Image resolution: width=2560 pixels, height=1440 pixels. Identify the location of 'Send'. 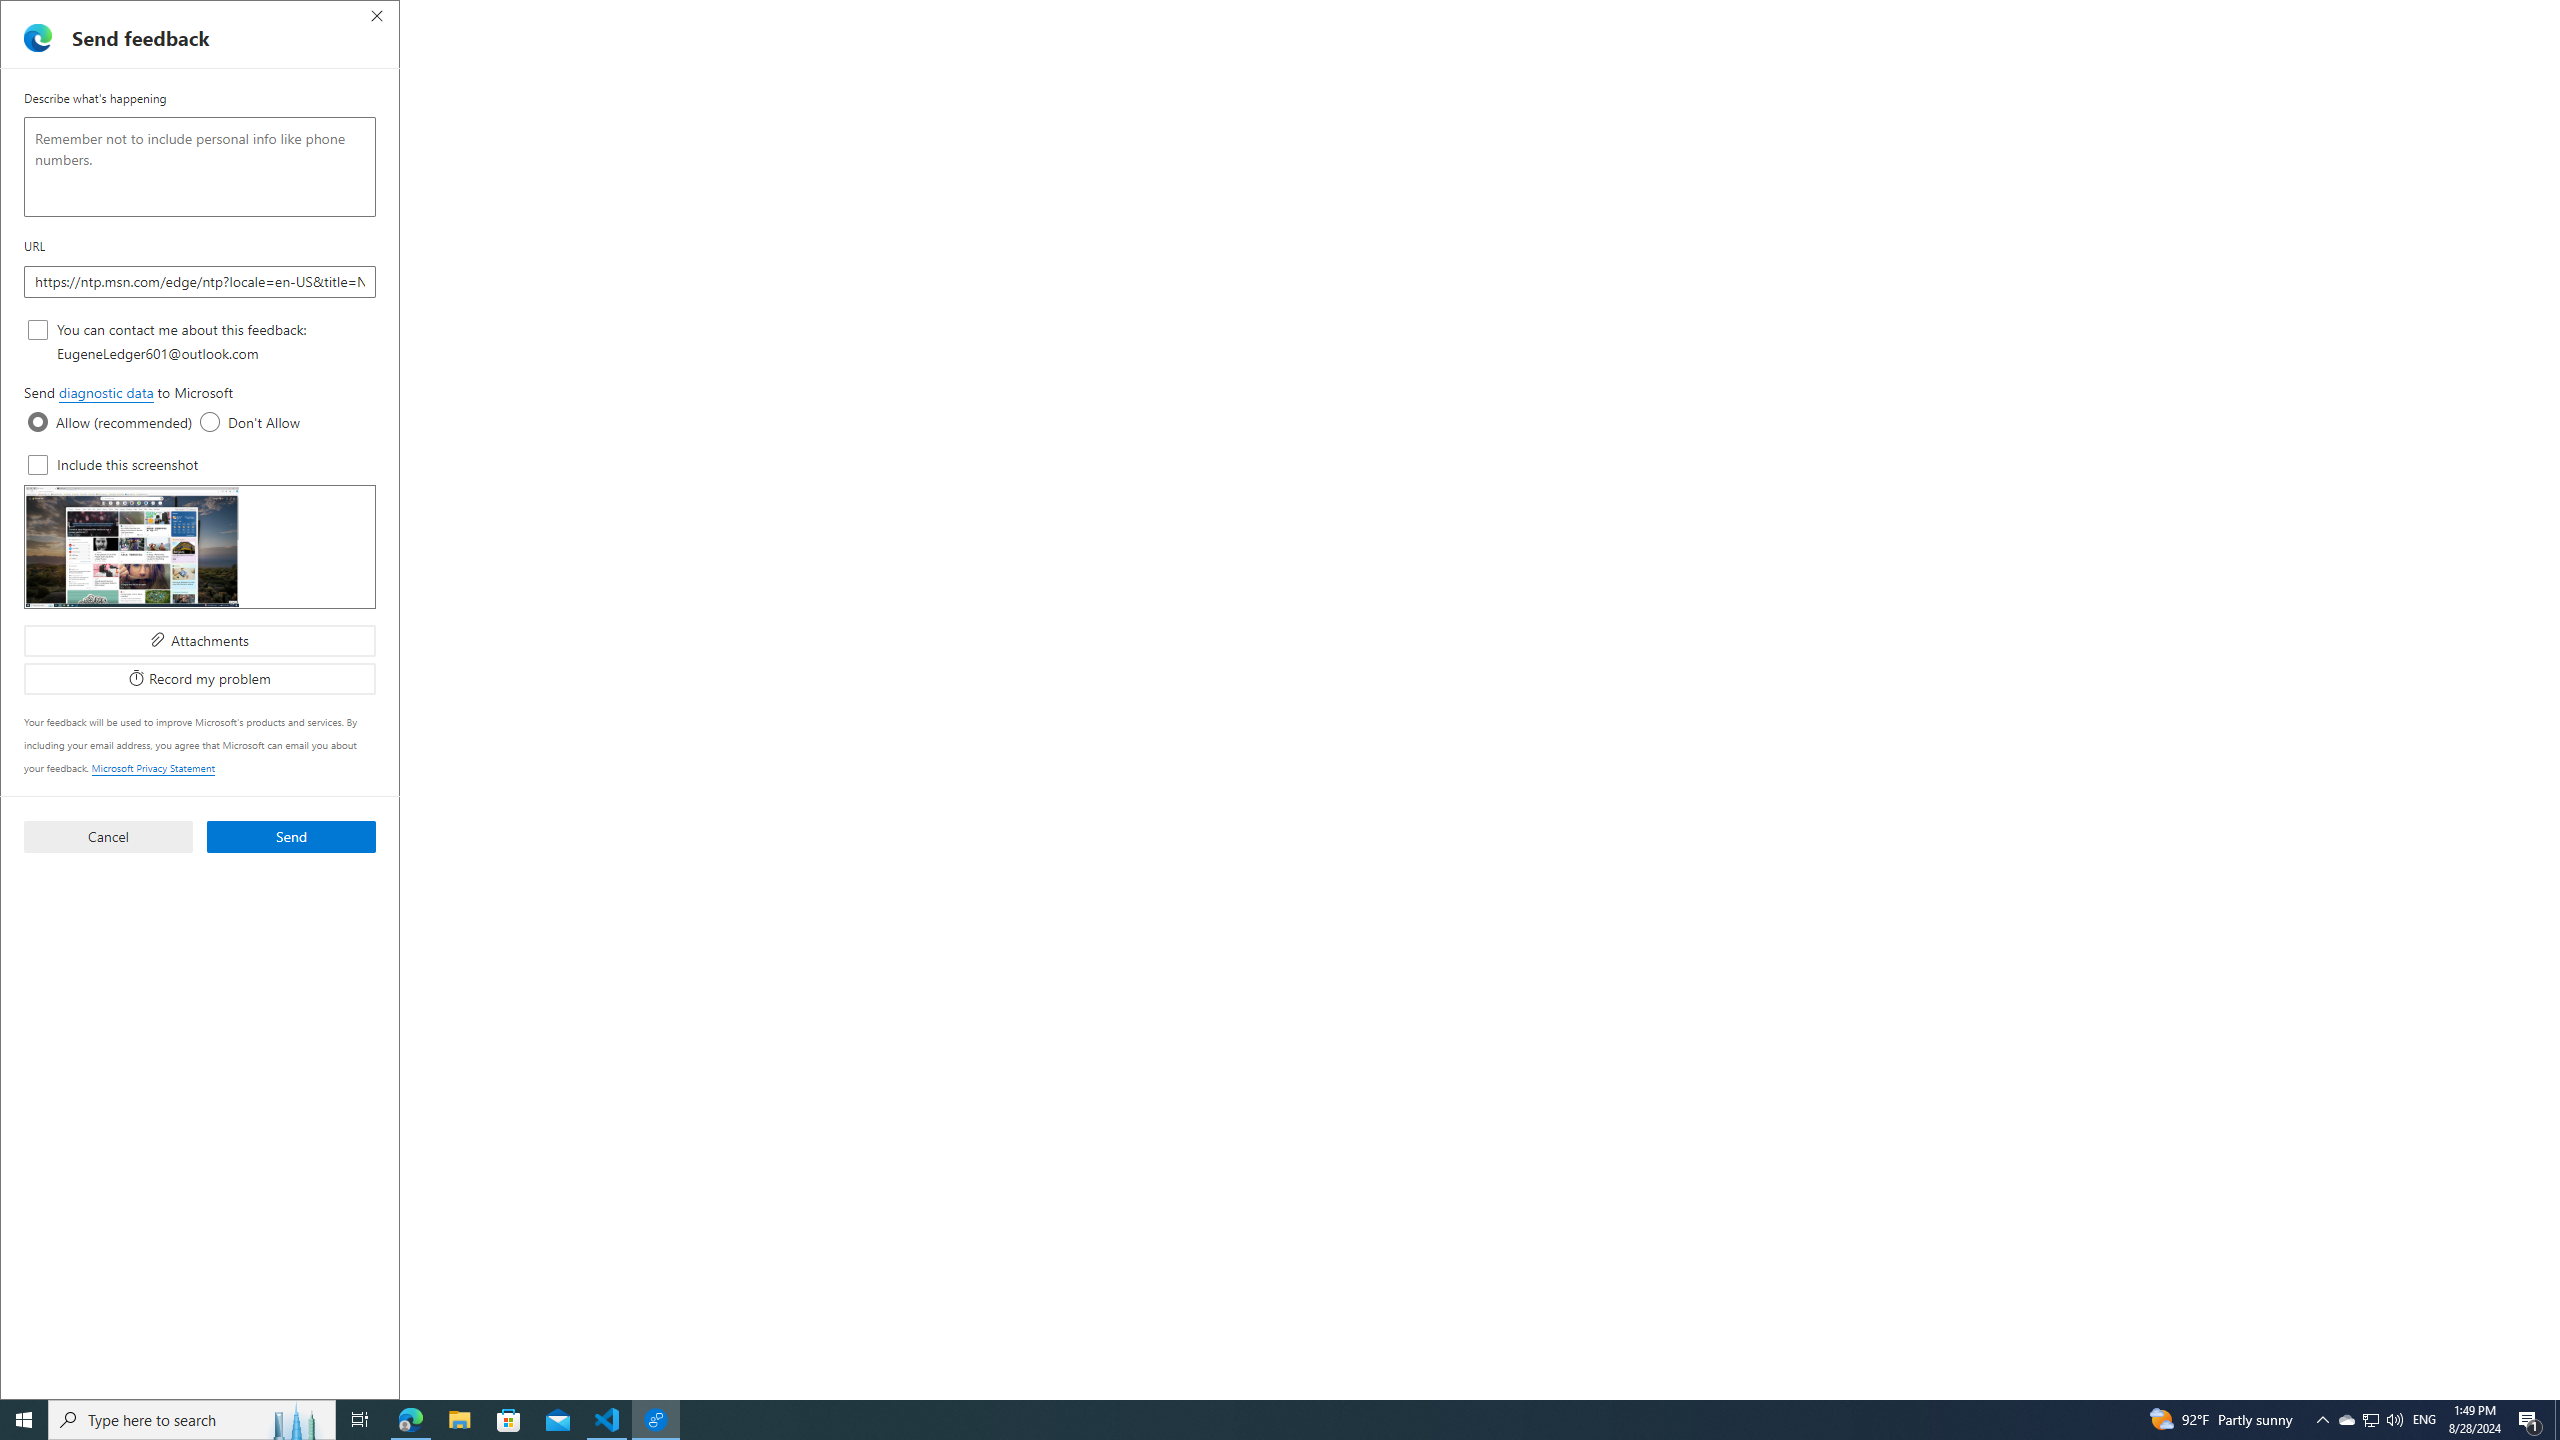
(290, 834).